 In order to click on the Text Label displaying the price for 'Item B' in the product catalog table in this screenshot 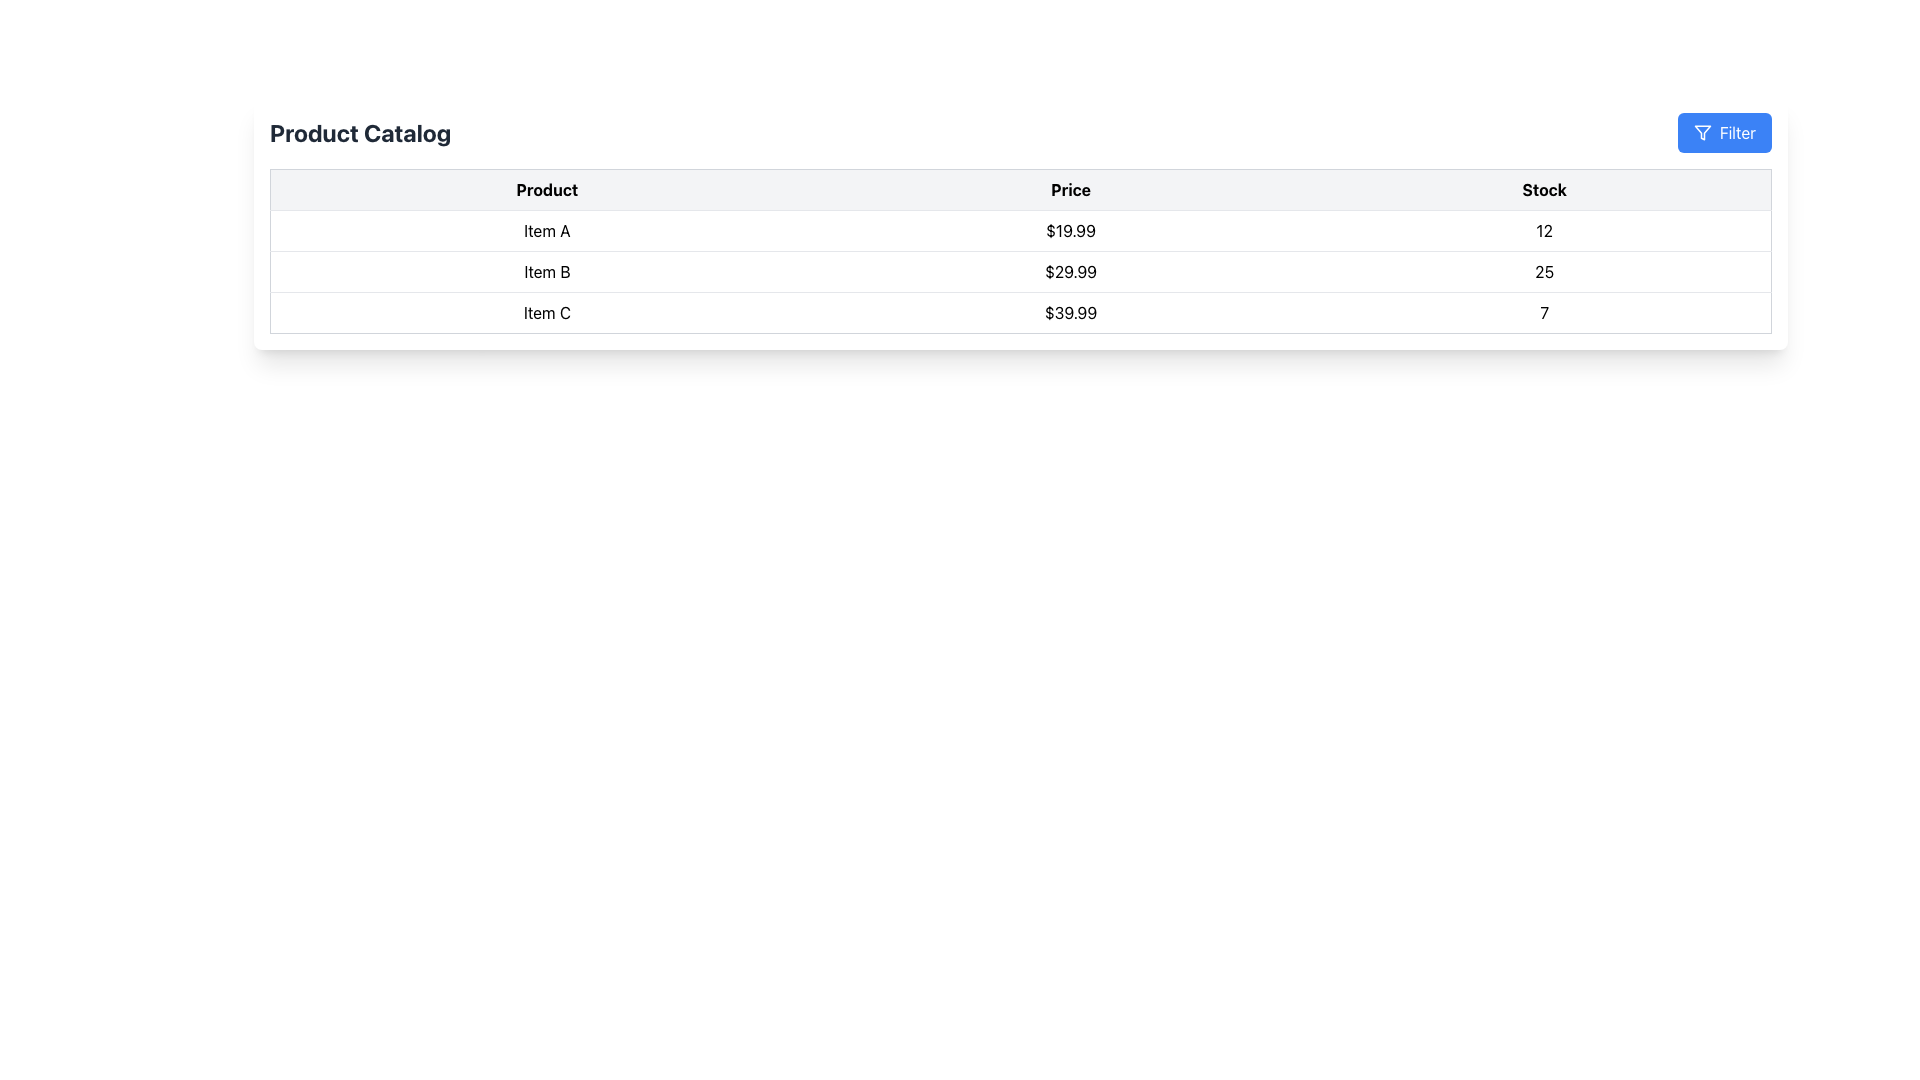, I will do `click(1070, 272)`.